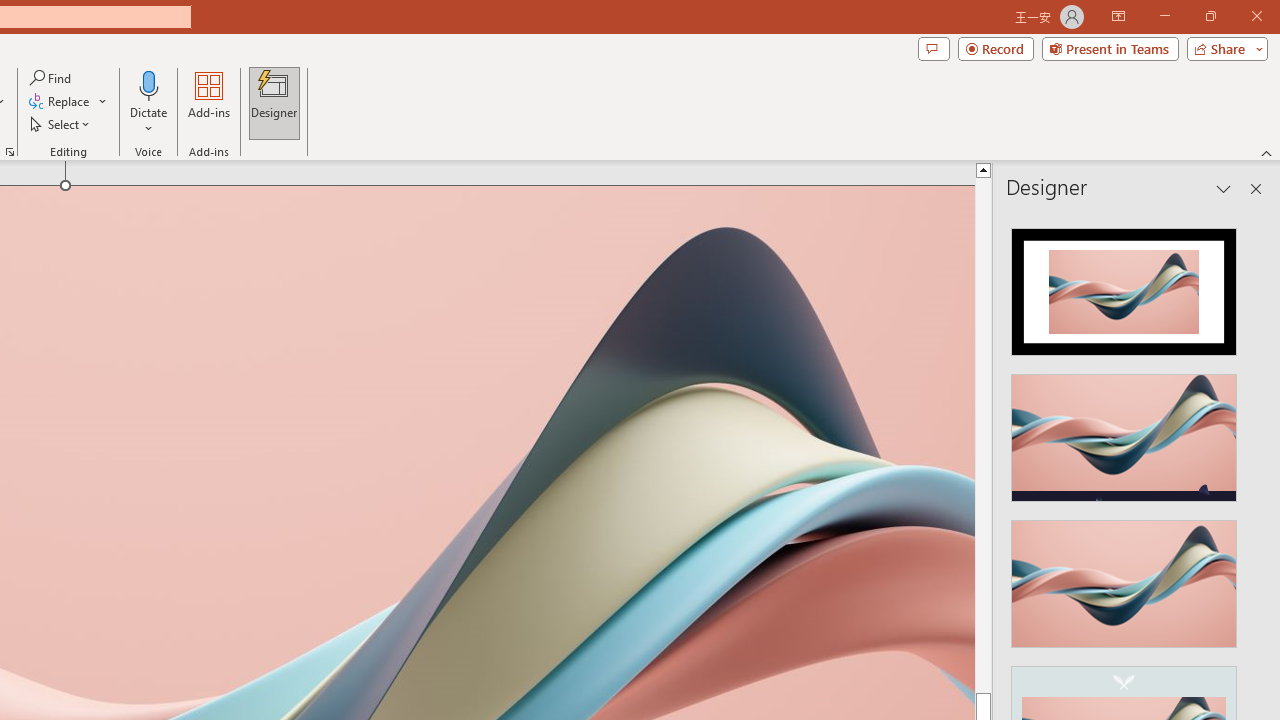 The width and height of the screenshot is (1280, 720). Describe the element at coordinates (1124, 577) in the screenshot. I see `'Design Idea'` at that location.